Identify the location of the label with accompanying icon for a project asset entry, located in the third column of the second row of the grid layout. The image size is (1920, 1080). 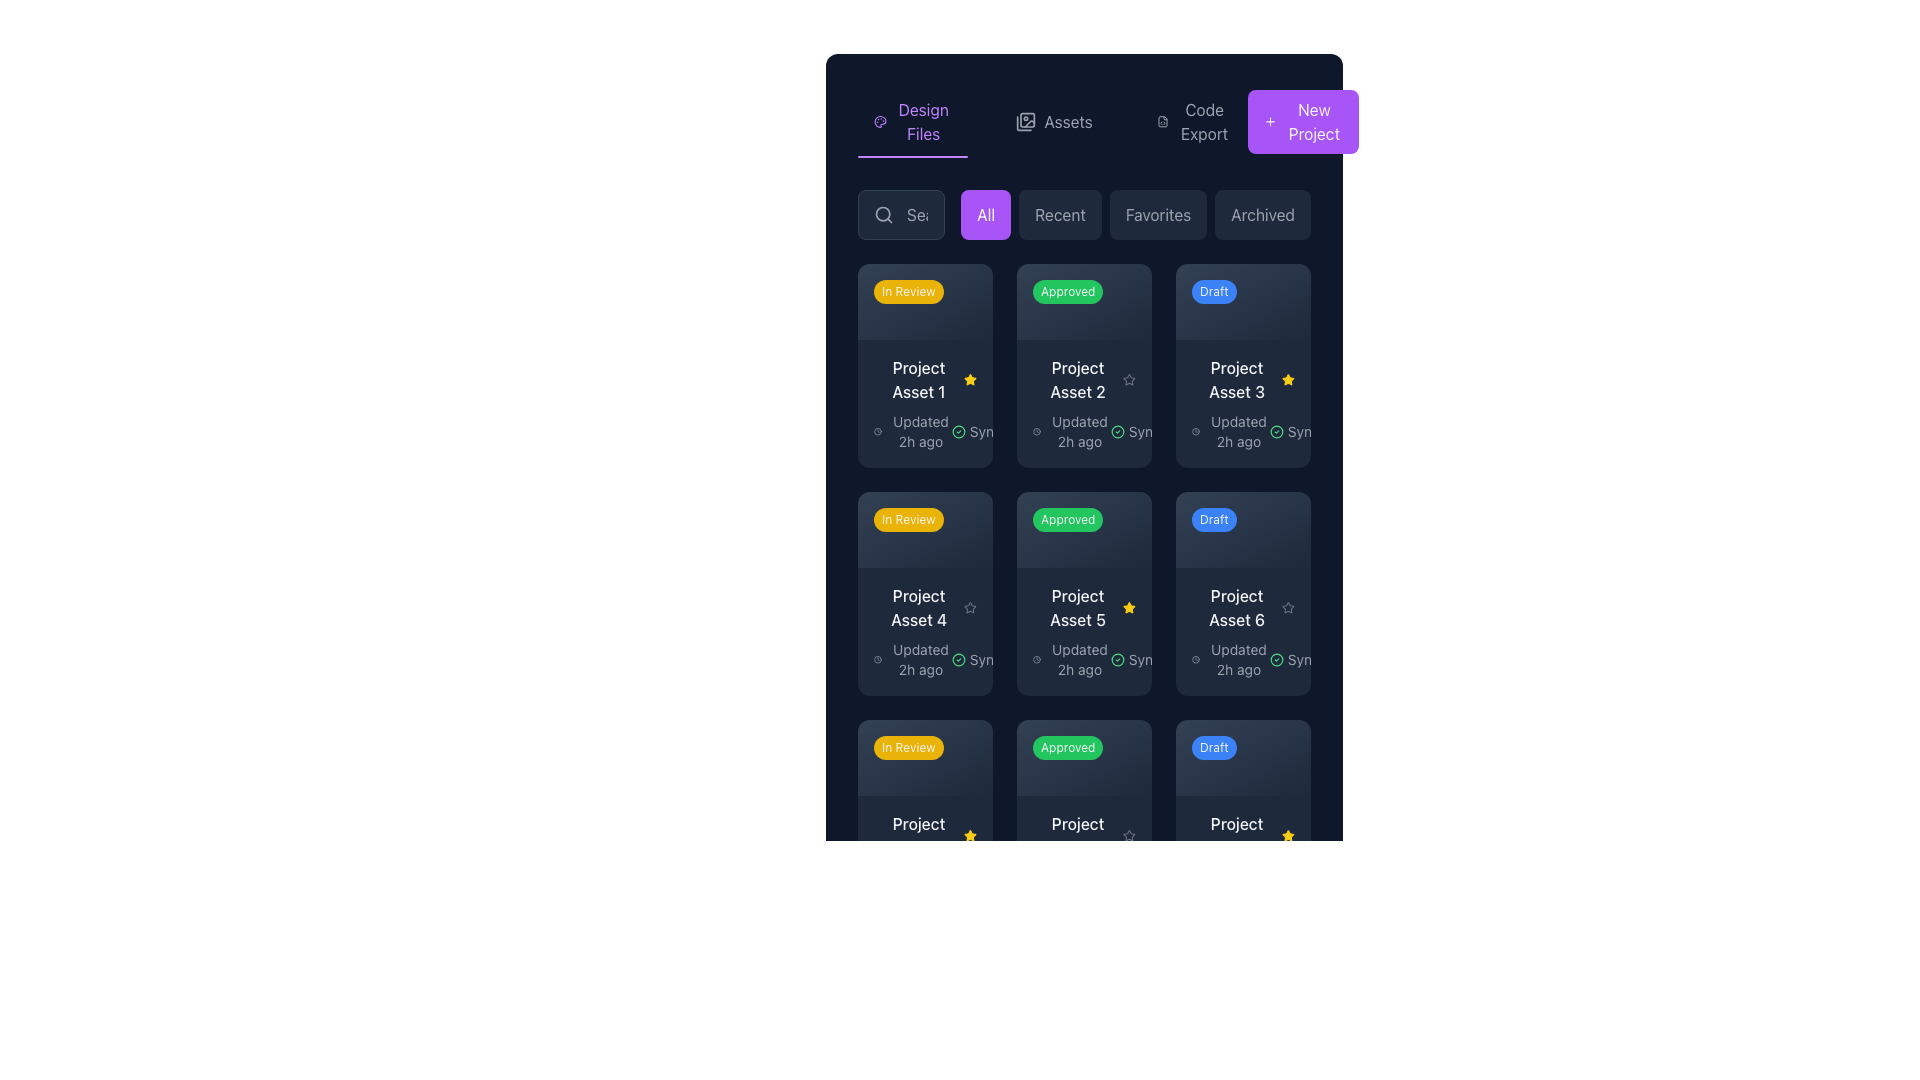
(1242, 606).